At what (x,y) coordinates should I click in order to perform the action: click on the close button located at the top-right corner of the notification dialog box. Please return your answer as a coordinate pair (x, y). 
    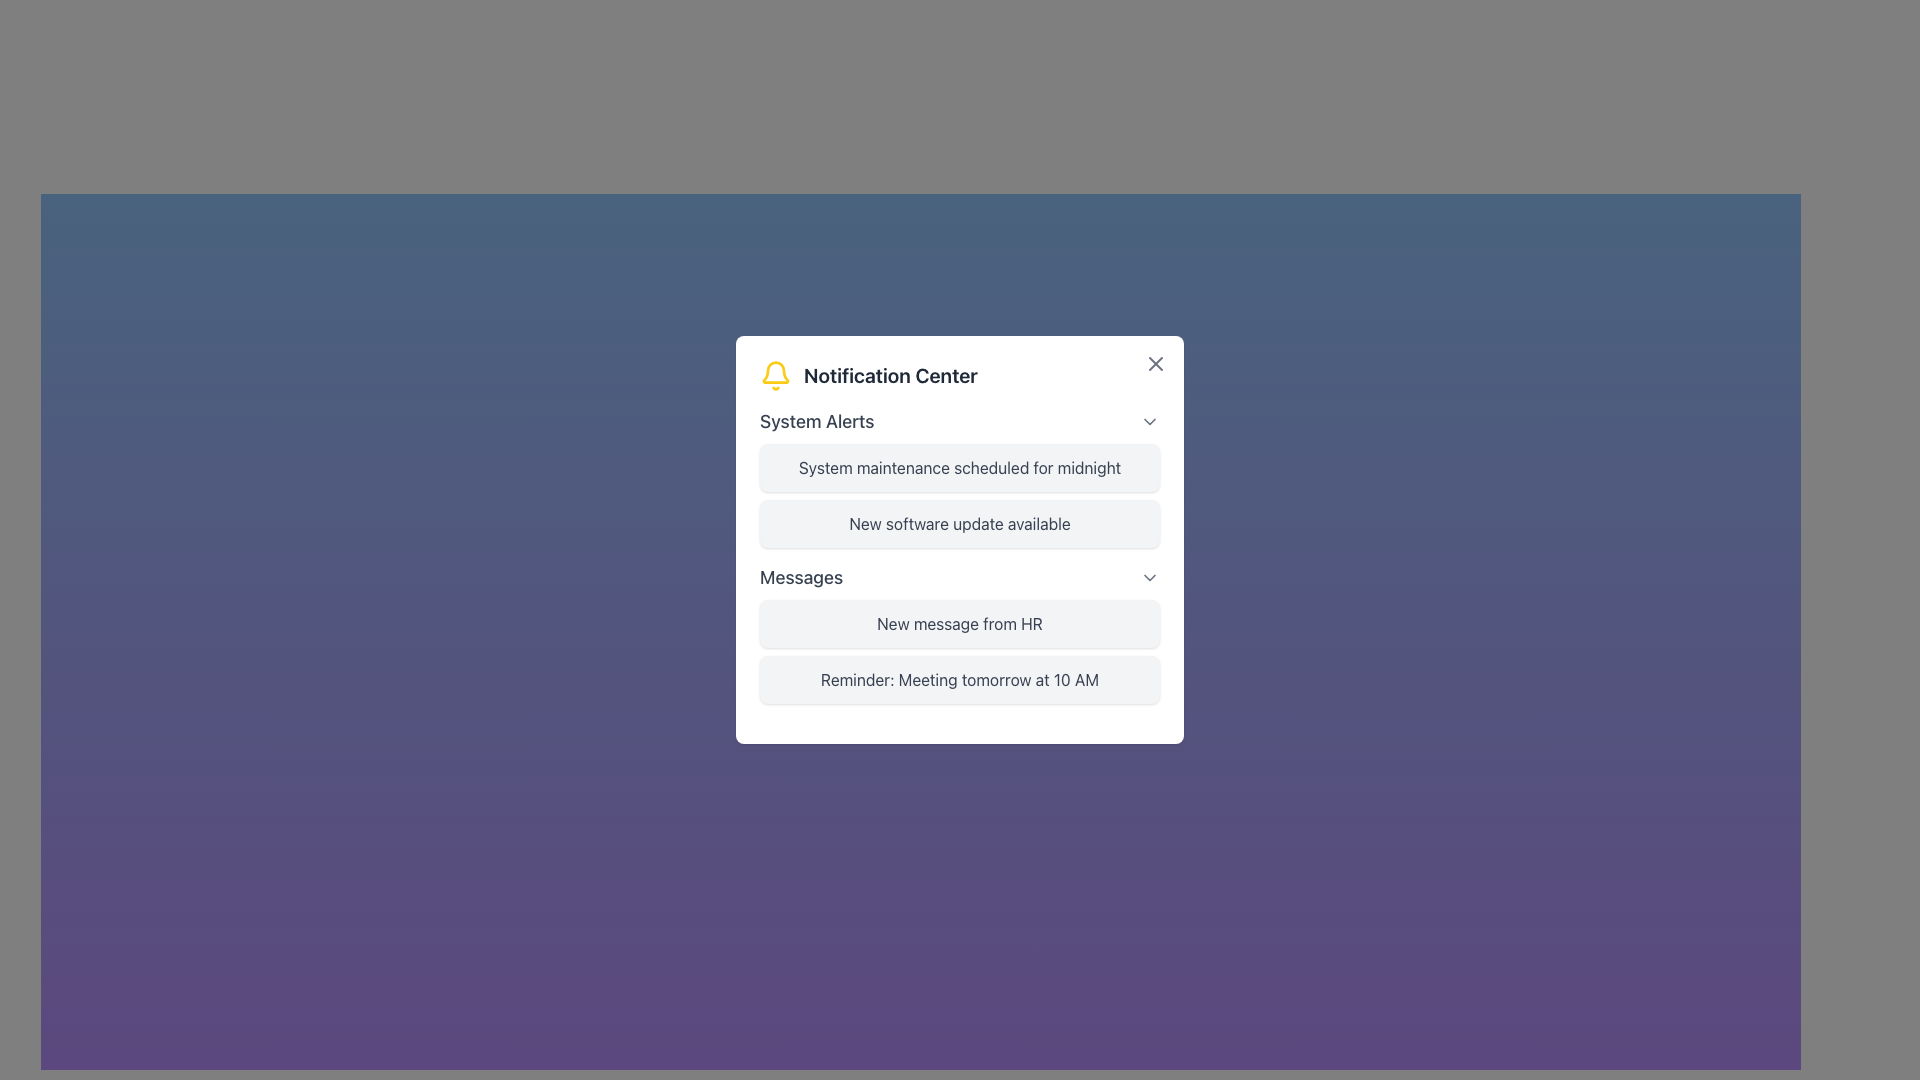
    Looking at the image, I should click on (1156, 363).